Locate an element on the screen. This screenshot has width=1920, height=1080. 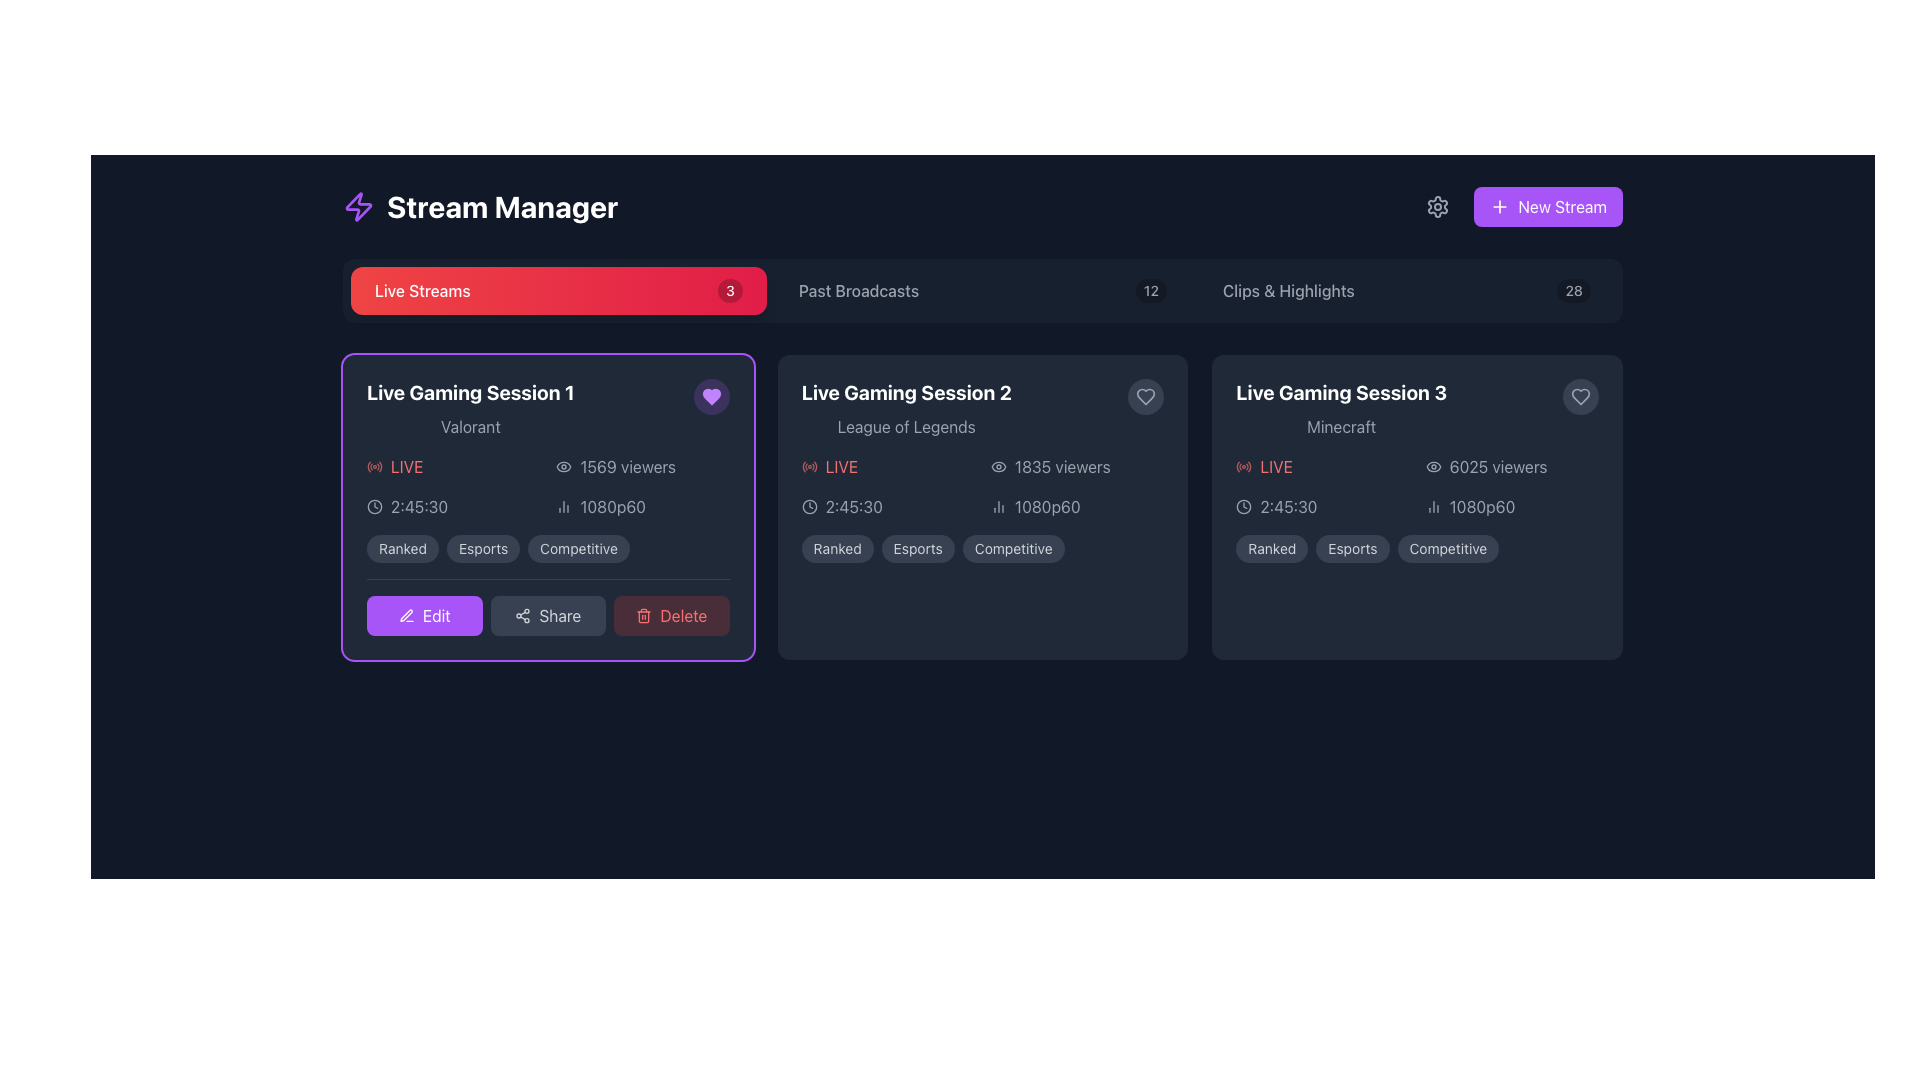
the text label that indicates the active status of the live session for 'Live Gaming Session 1', which is located in the center-left region of the primary card content is located at coordinates (406, 466).